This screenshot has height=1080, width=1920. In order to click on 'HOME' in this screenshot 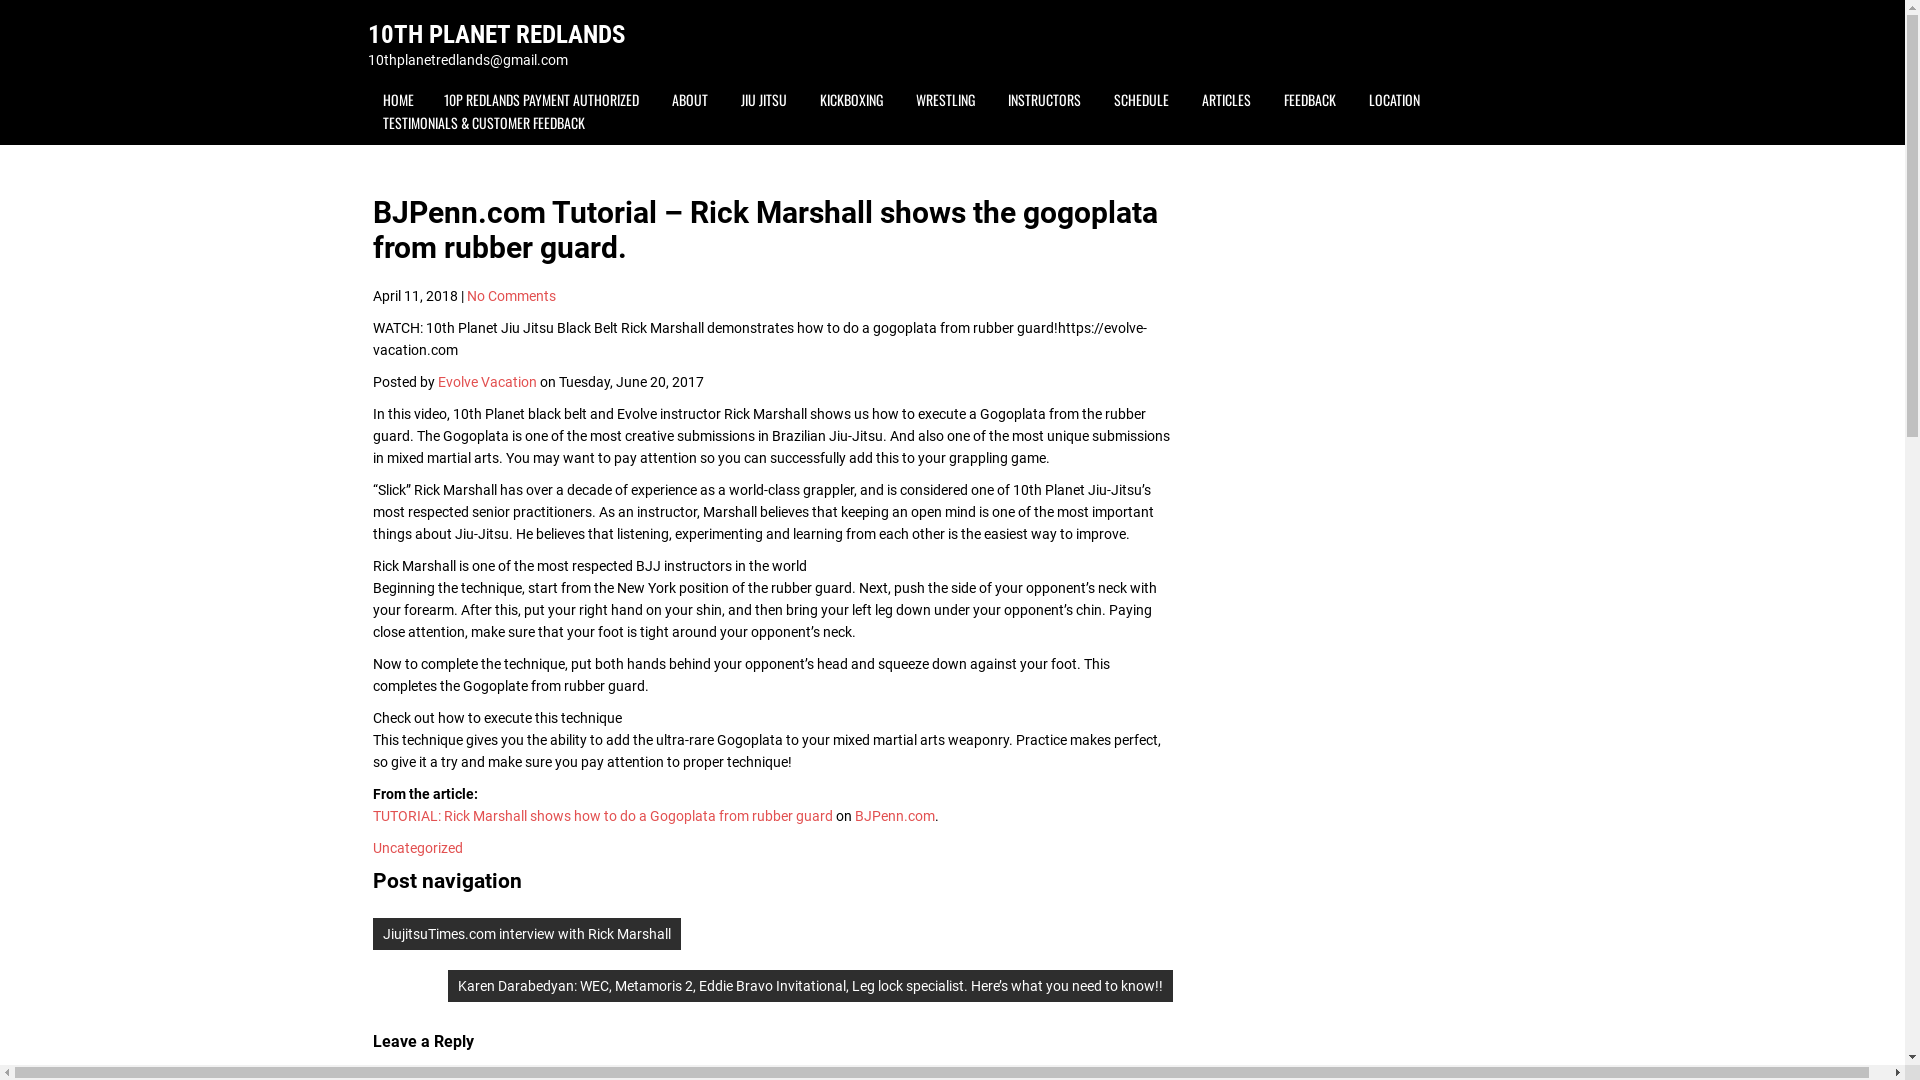, I will do `click(368, 99)`.